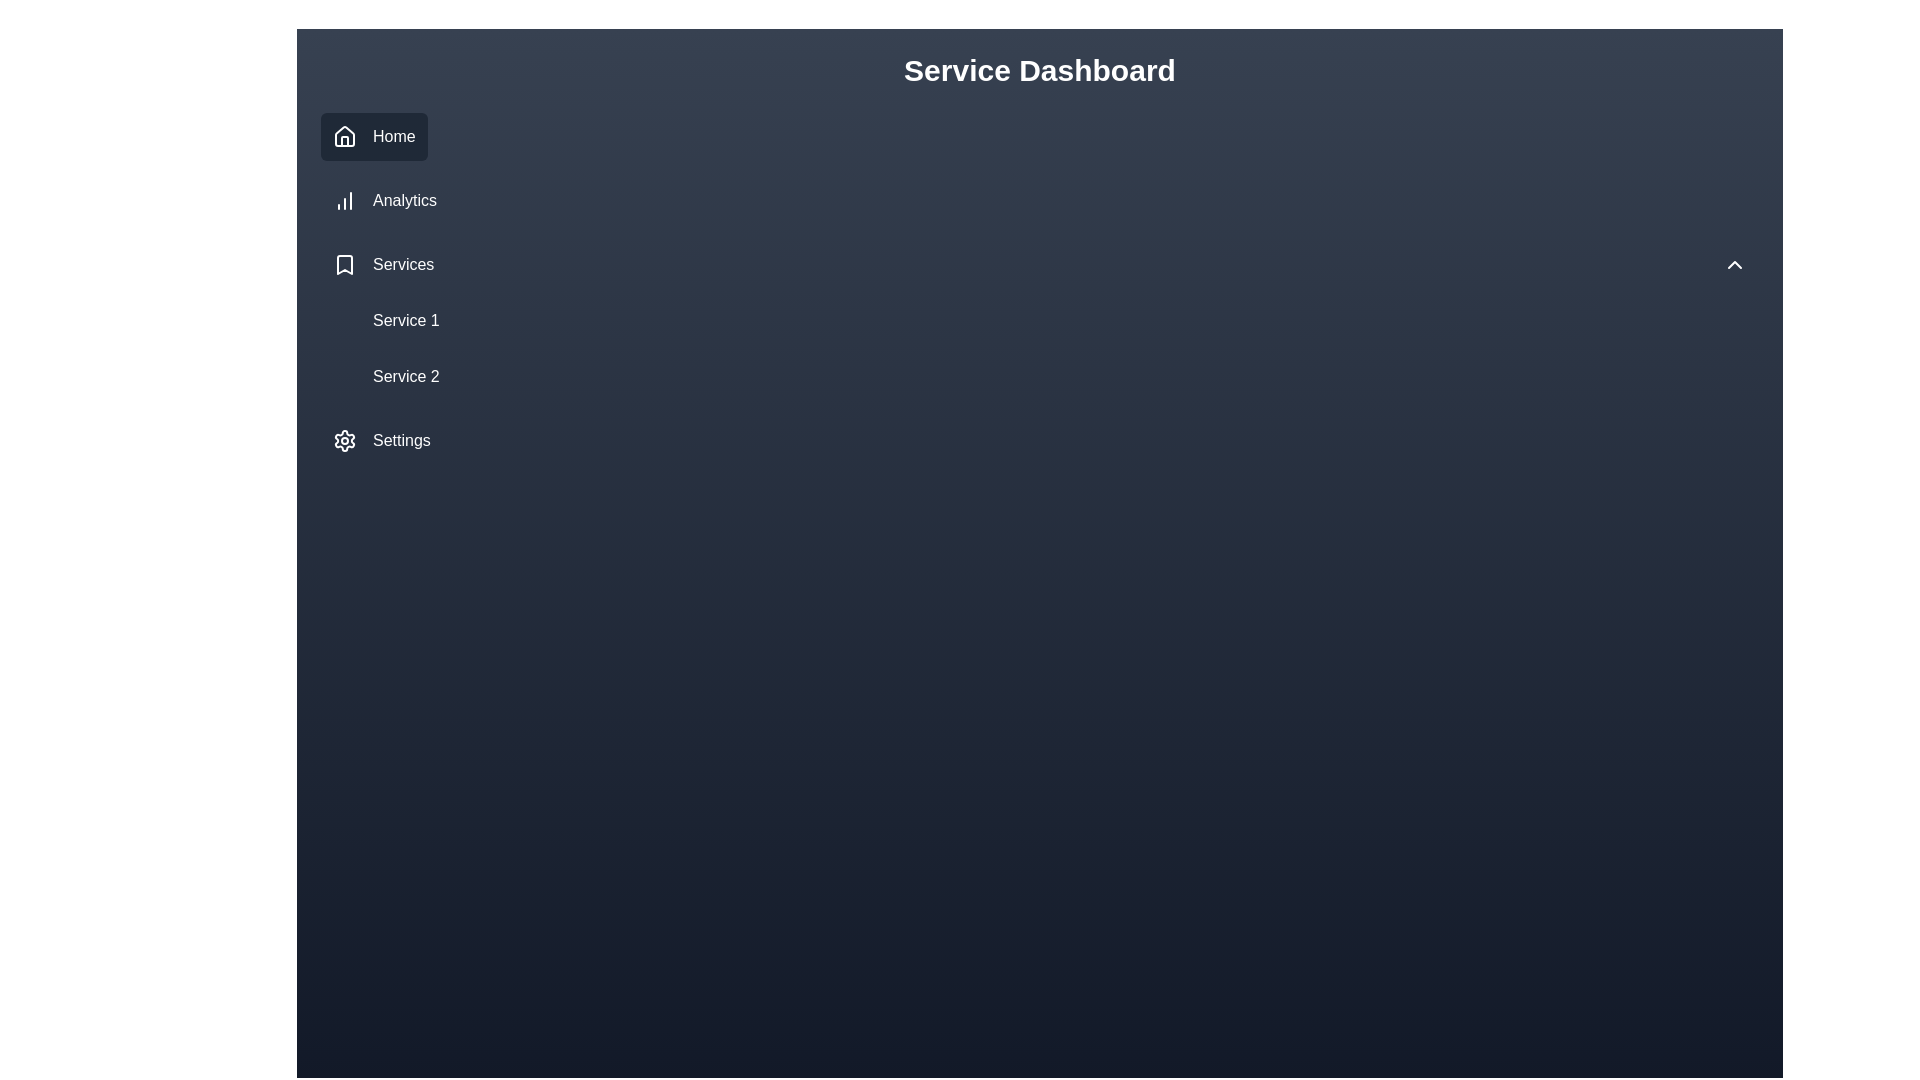 The height and width of the screenshot is (1080, 1920). What do you see at coordinates (384, 200) in the screenshot?
I see `the 'Analytics' navigation button located under the 'Home' menu in the top left of the interface to trigger a visual response` at bounding box center [384, 200].